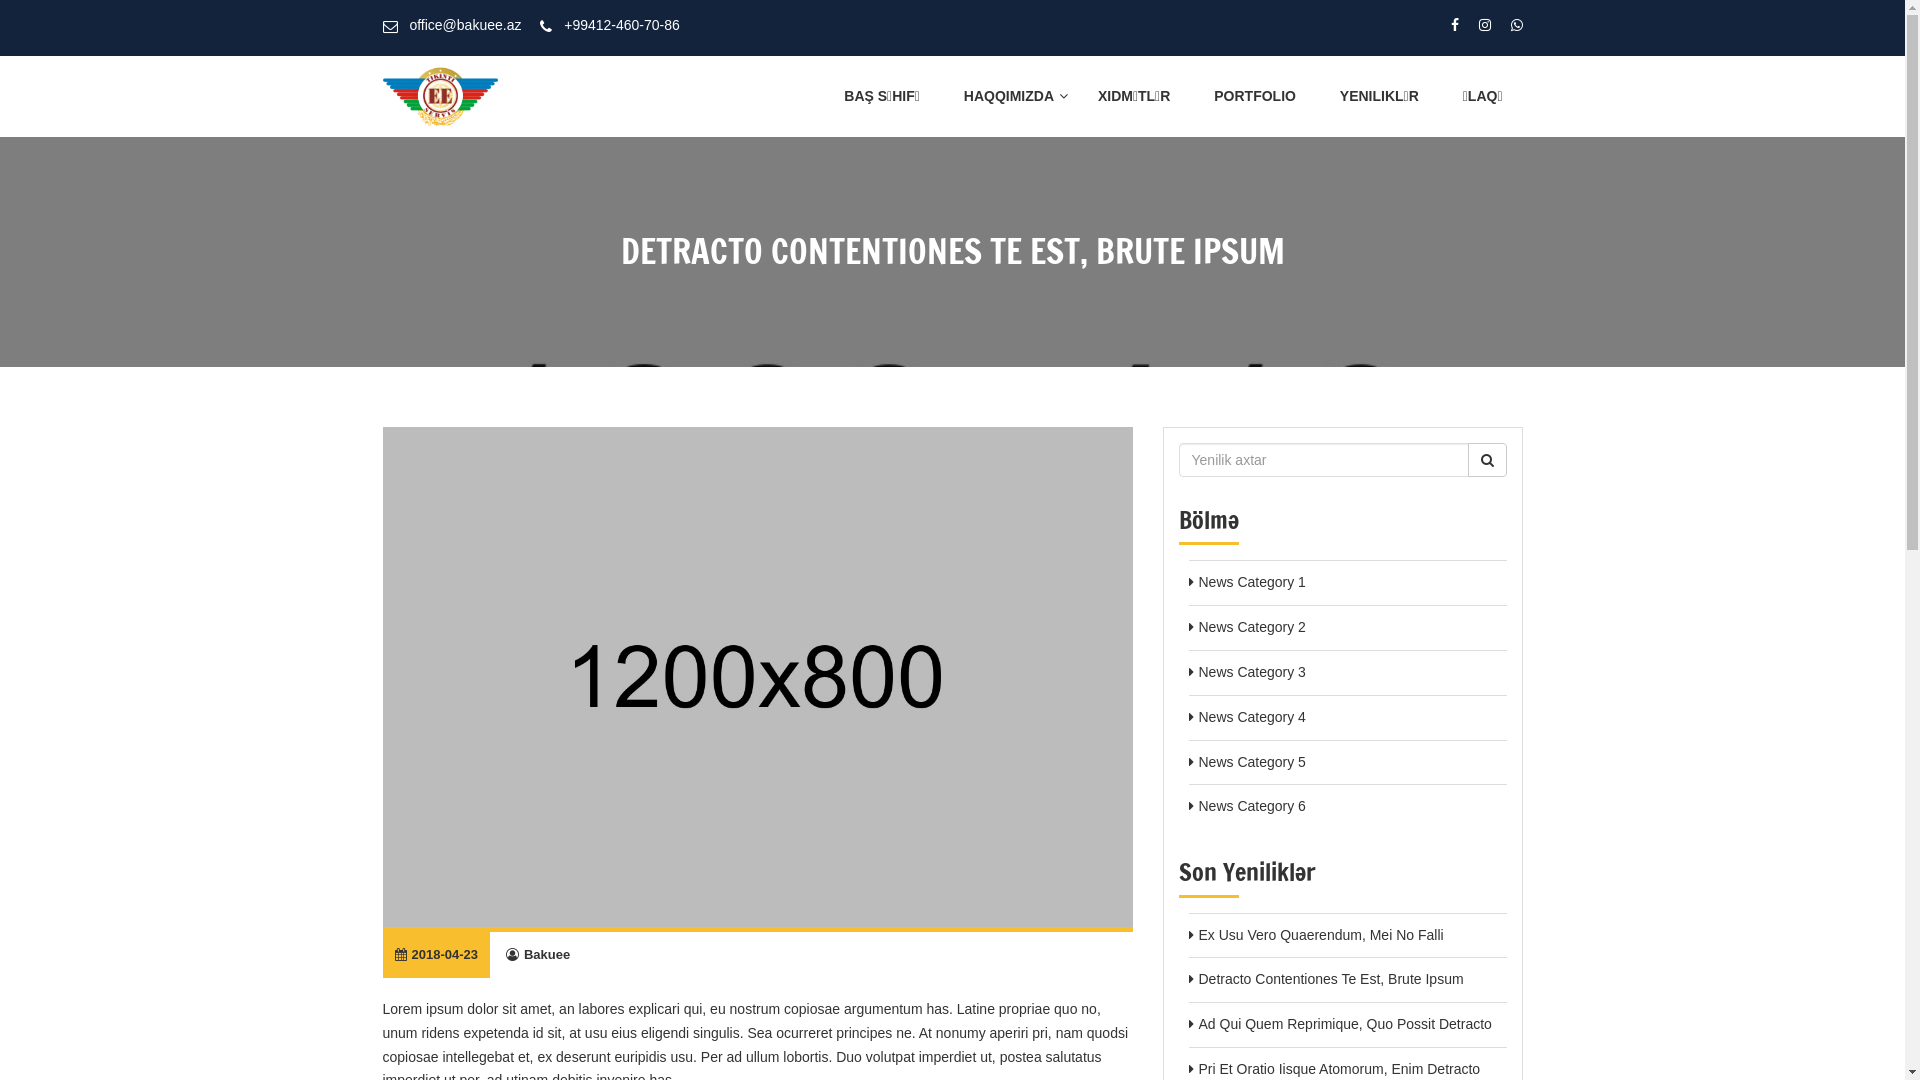  Describe the element at coordinates (1253, 96) in the screenshot. I see `'PORTFOLIO'` at that location.